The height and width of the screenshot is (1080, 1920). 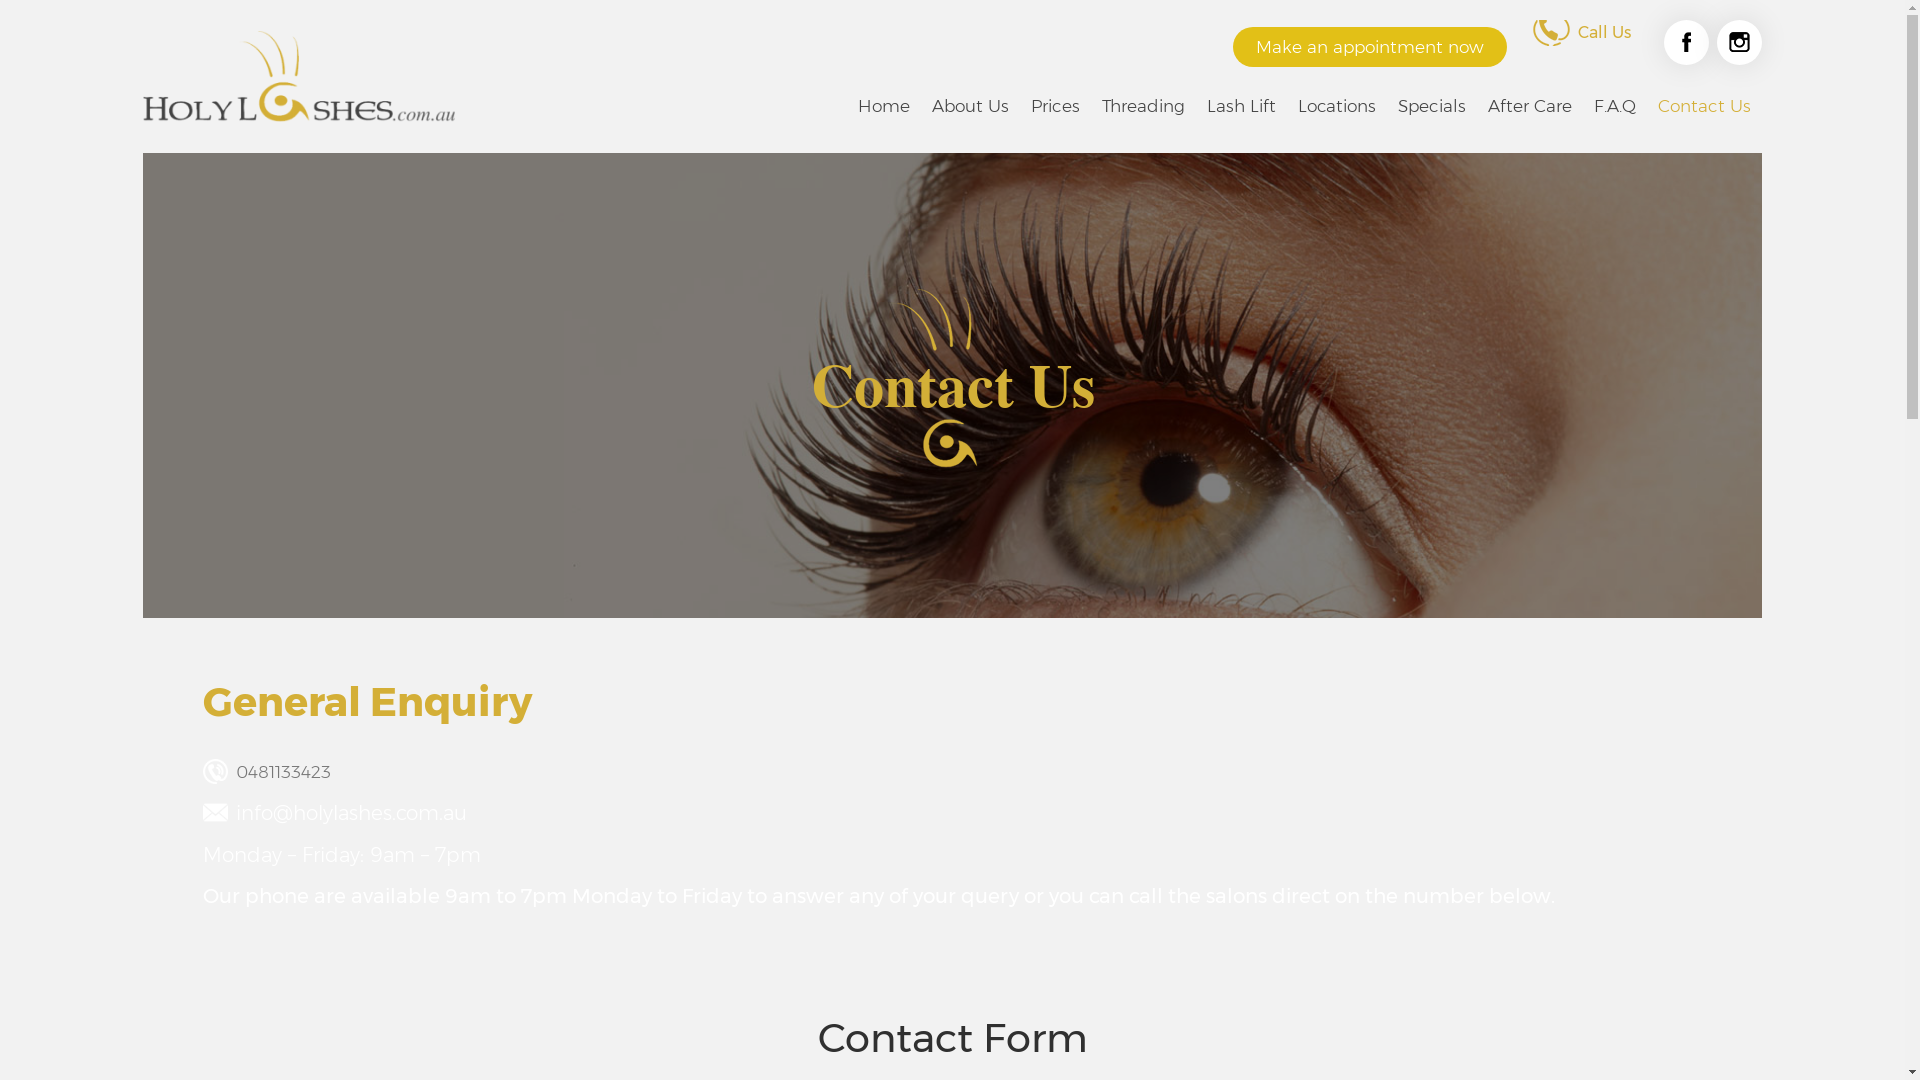 I want to click on 'F.A.Q', so click(x=1614, y=105).